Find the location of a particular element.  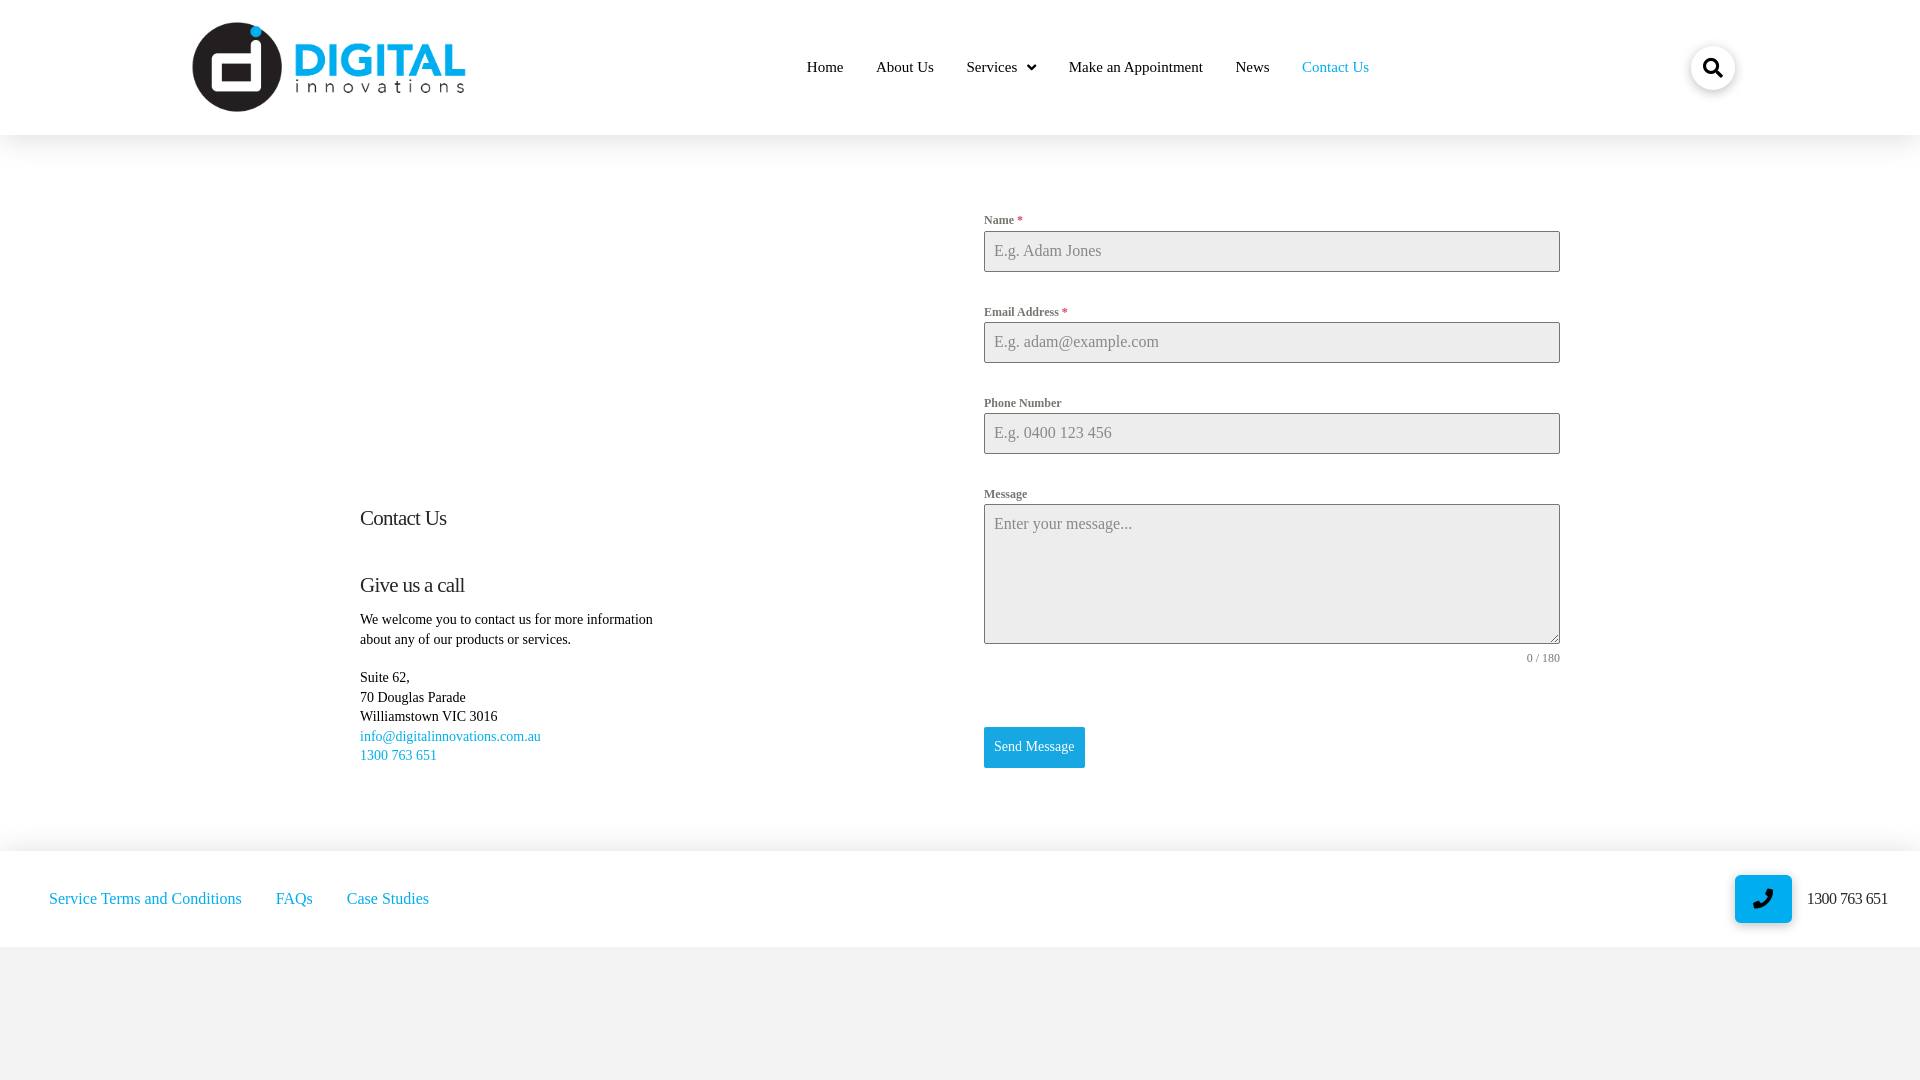

'About Us' is located at coordinates (904, 67).